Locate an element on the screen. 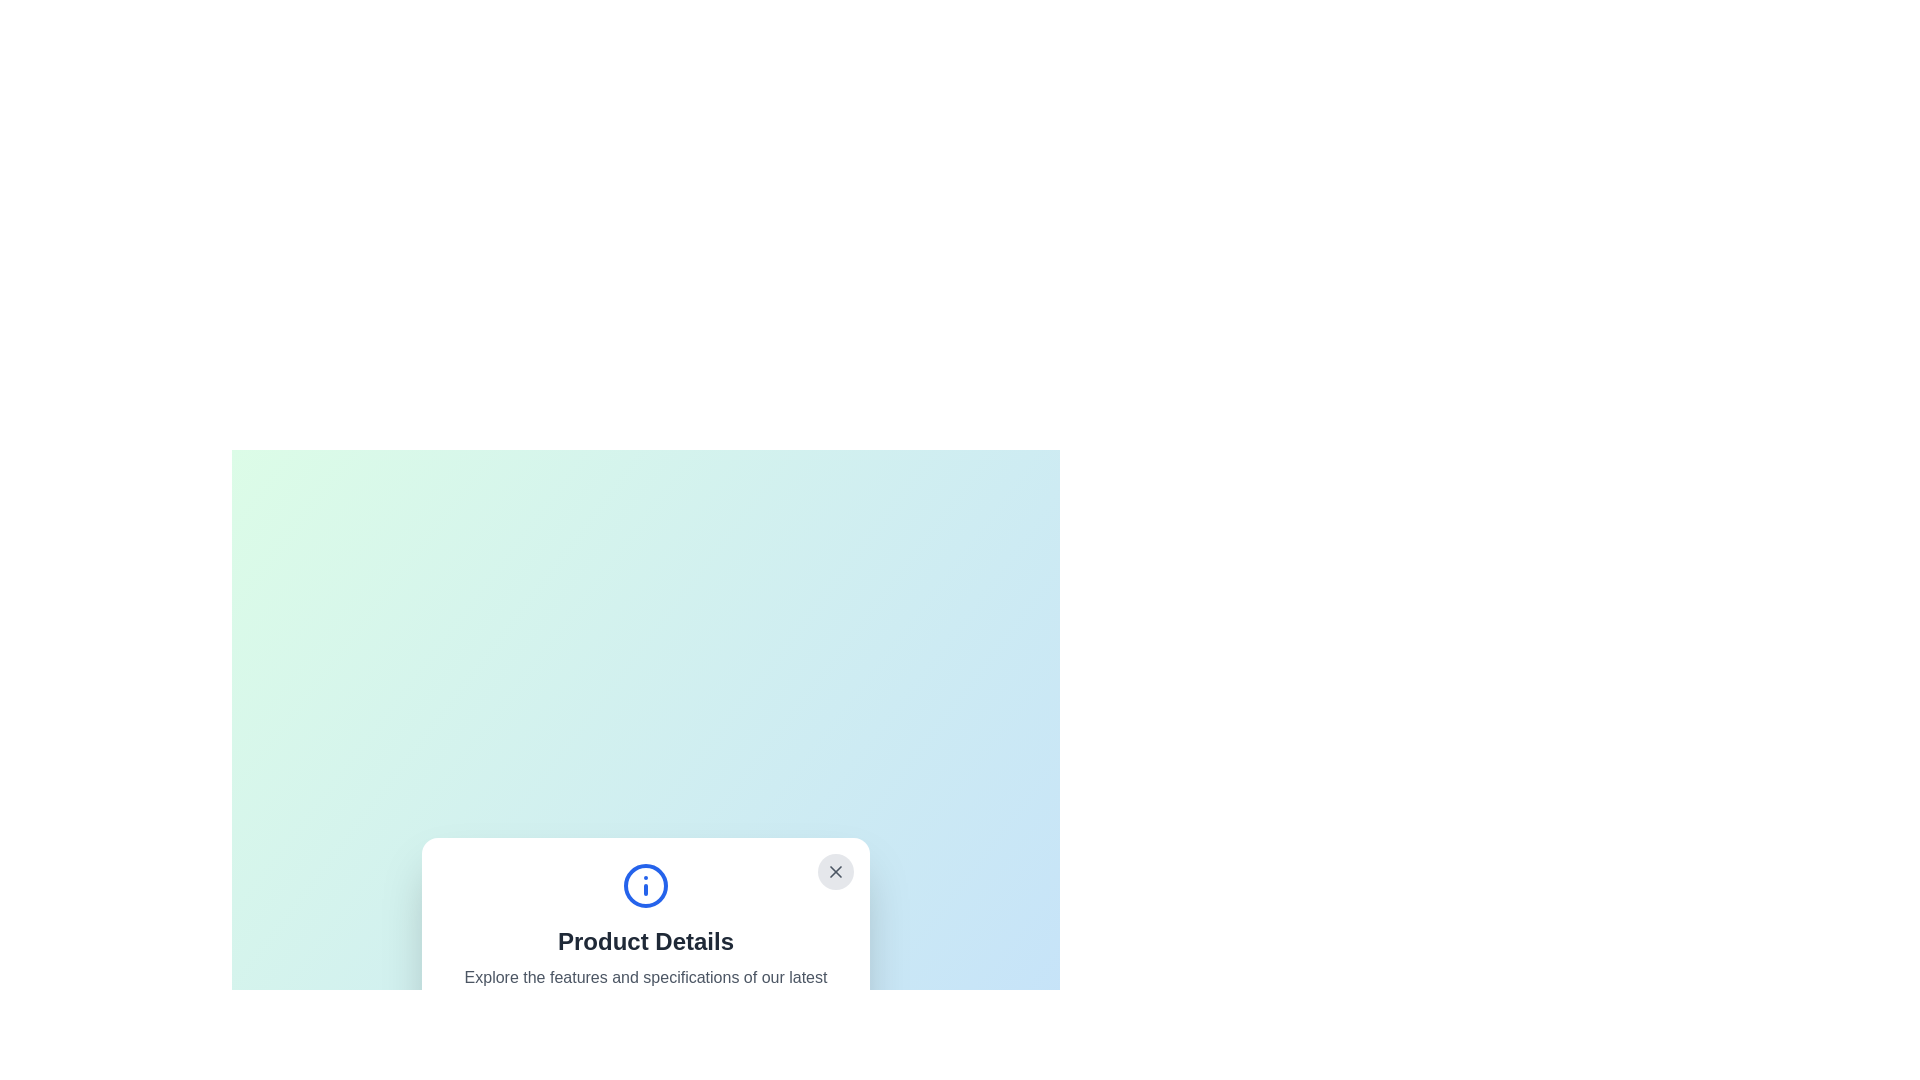 The width and height of the screenshot is (1920, 1080). circular graphical element with a blue outline and white fill, located within the 'Product Details' pop-up window, by hovering over it is located at coordinates (646, 885).